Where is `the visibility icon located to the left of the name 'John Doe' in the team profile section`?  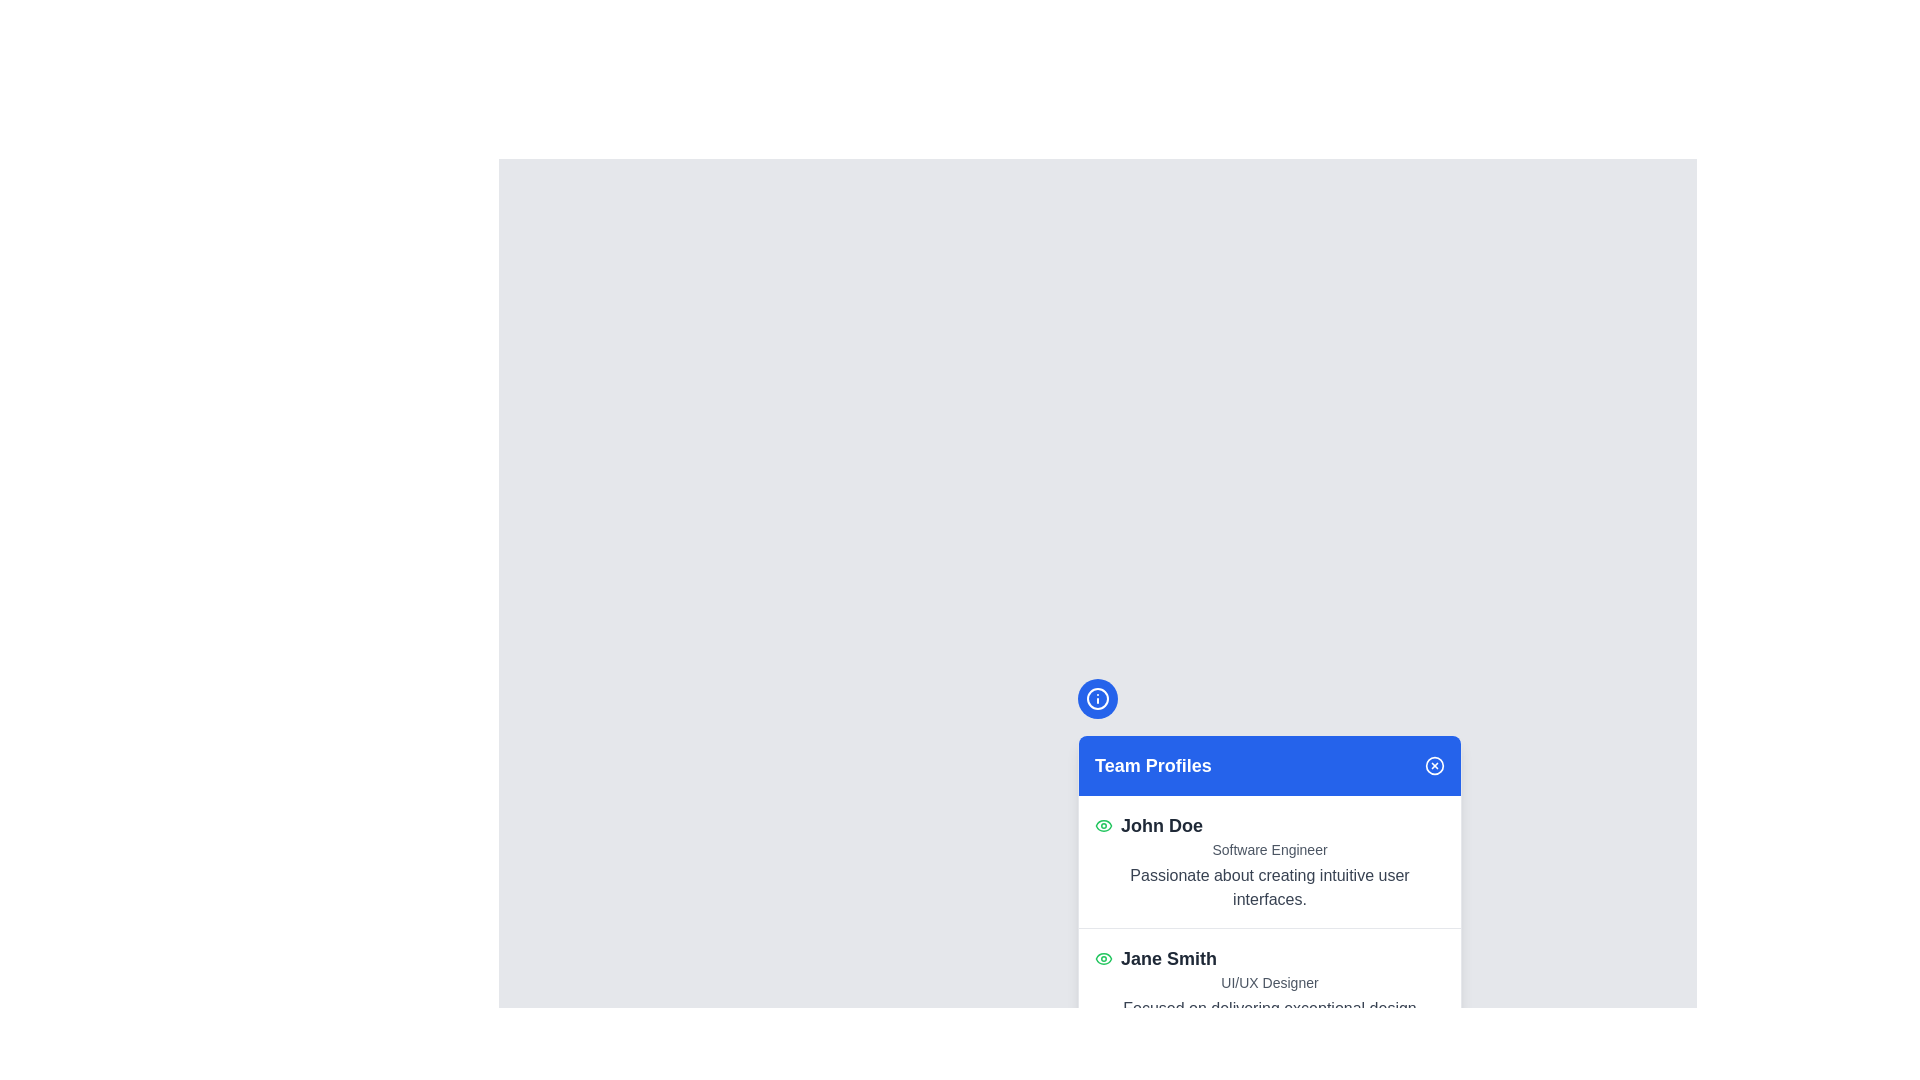 the visibility icon located to the left of the name 'John Doe' in the team profile section is located at coordinates (1103, 825).